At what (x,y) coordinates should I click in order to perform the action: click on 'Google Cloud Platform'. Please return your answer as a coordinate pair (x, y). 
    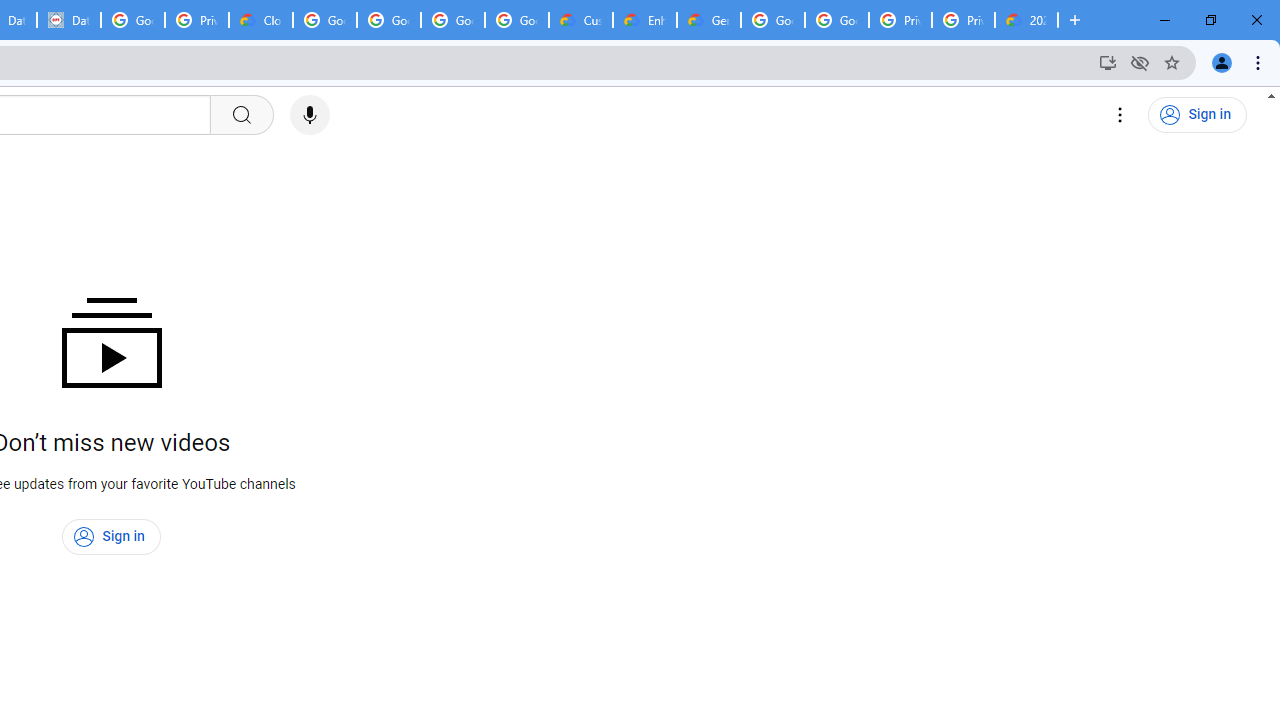
    Looking at the image, I should click on (772, 20).